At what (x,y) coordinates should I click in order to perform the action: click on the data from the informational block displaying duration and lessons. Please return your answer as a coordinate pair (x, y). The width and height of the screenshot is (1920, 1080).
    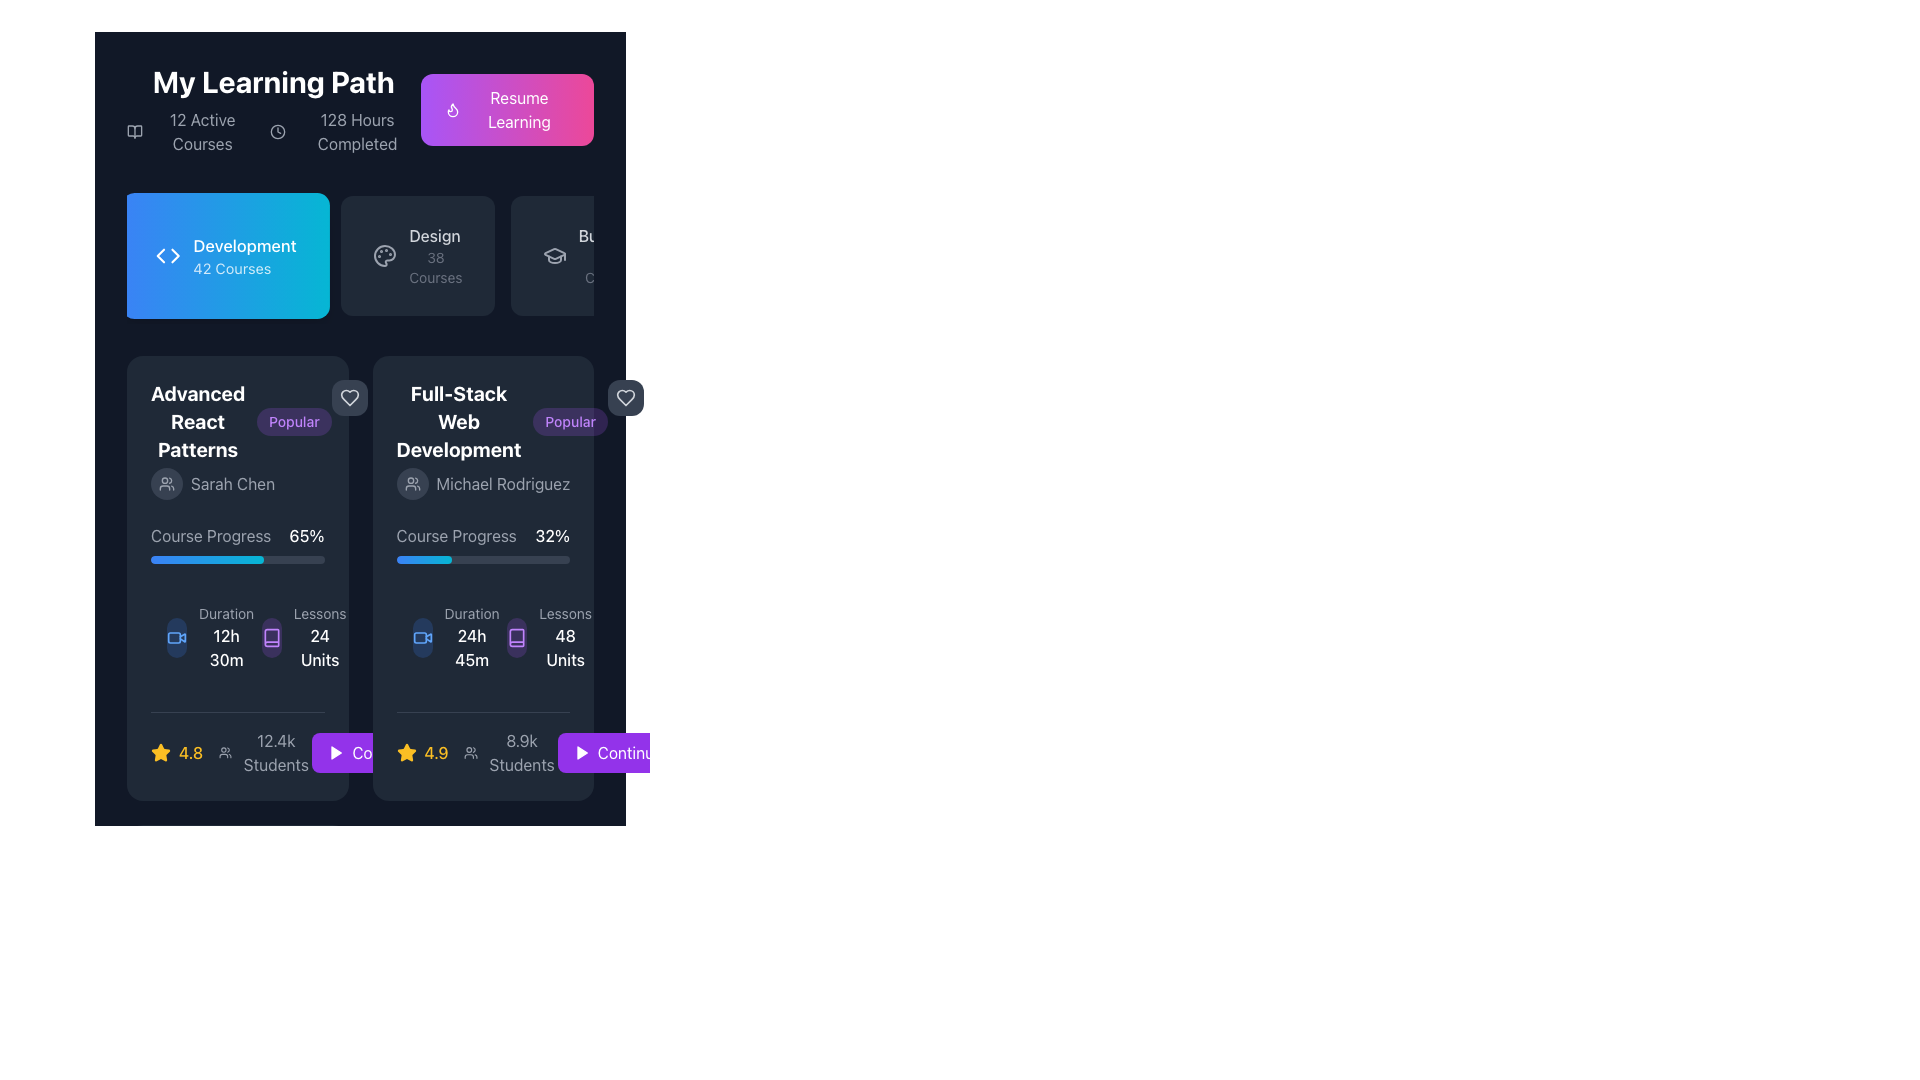
    Looking at the image, I should click on (237, 637).